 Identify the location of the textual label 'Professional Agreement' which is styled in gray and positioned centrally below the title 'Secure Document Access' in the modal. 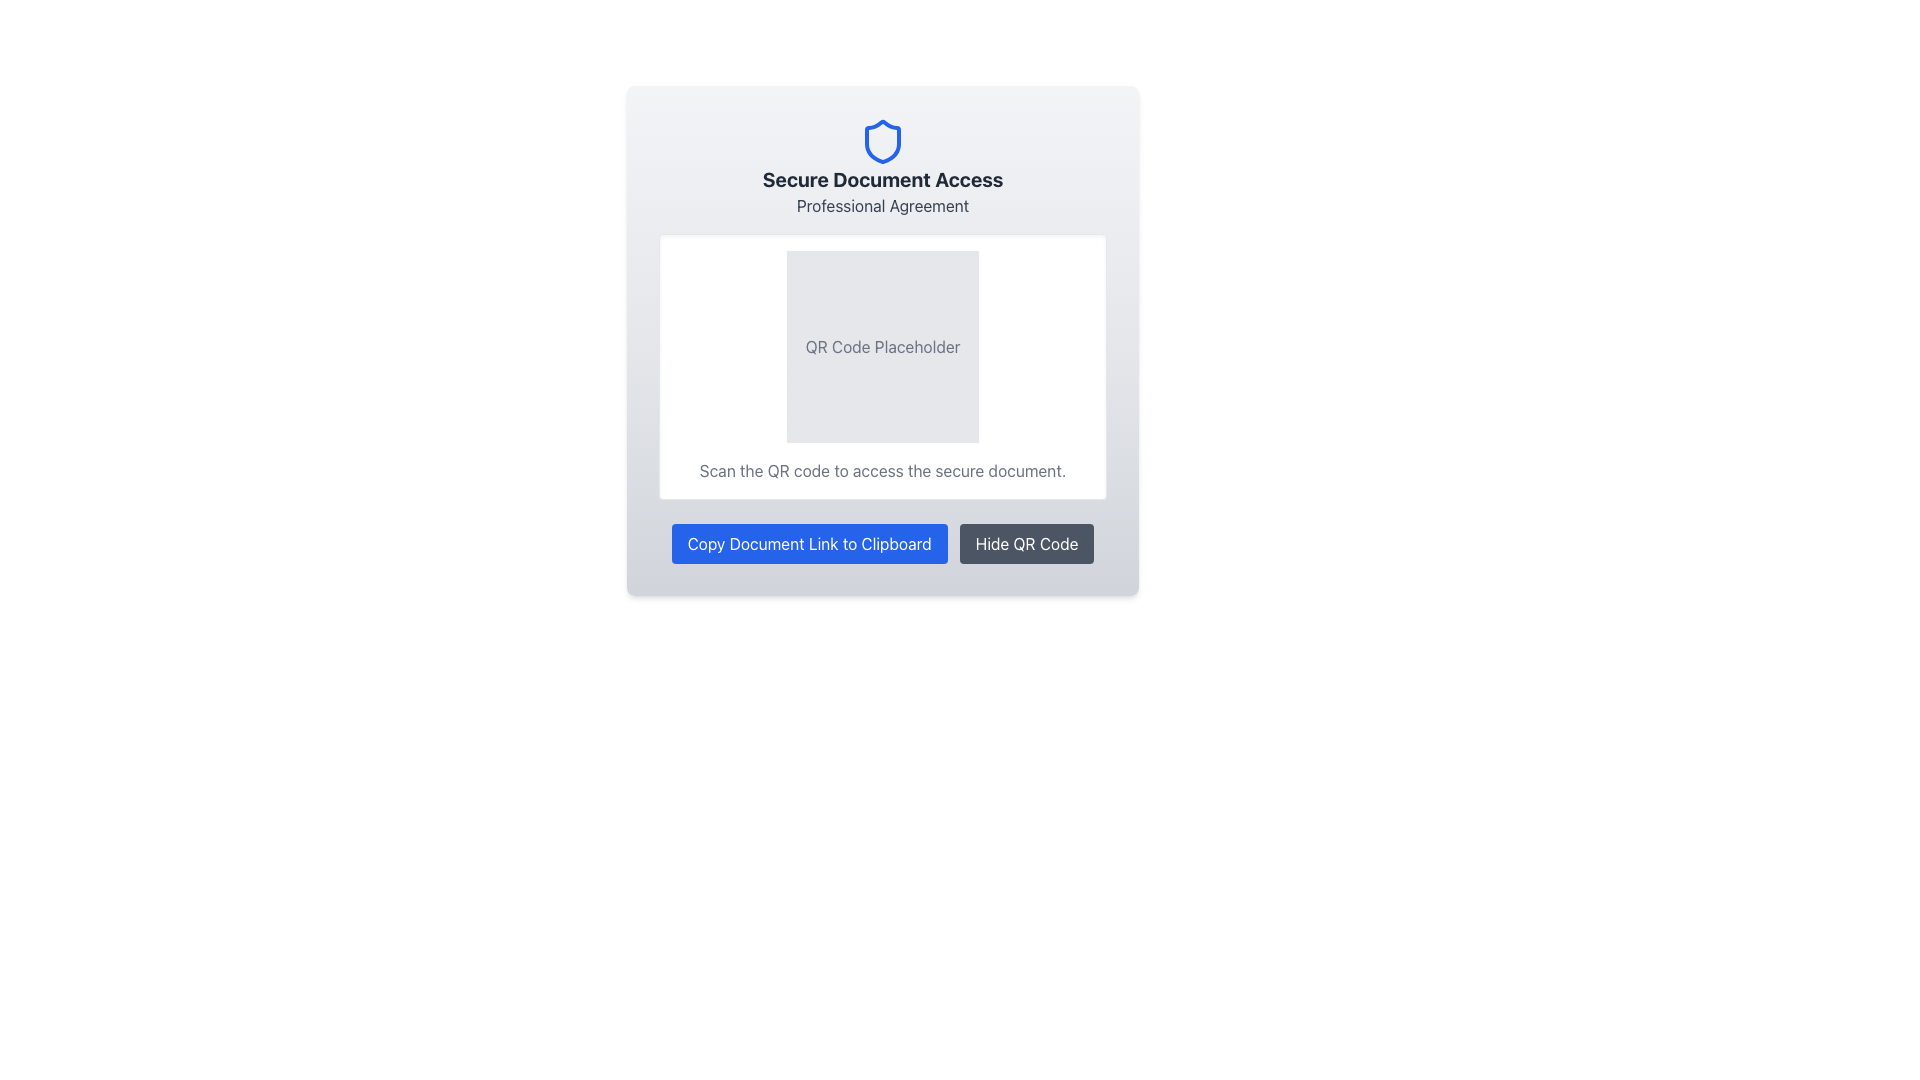
(882, 205).